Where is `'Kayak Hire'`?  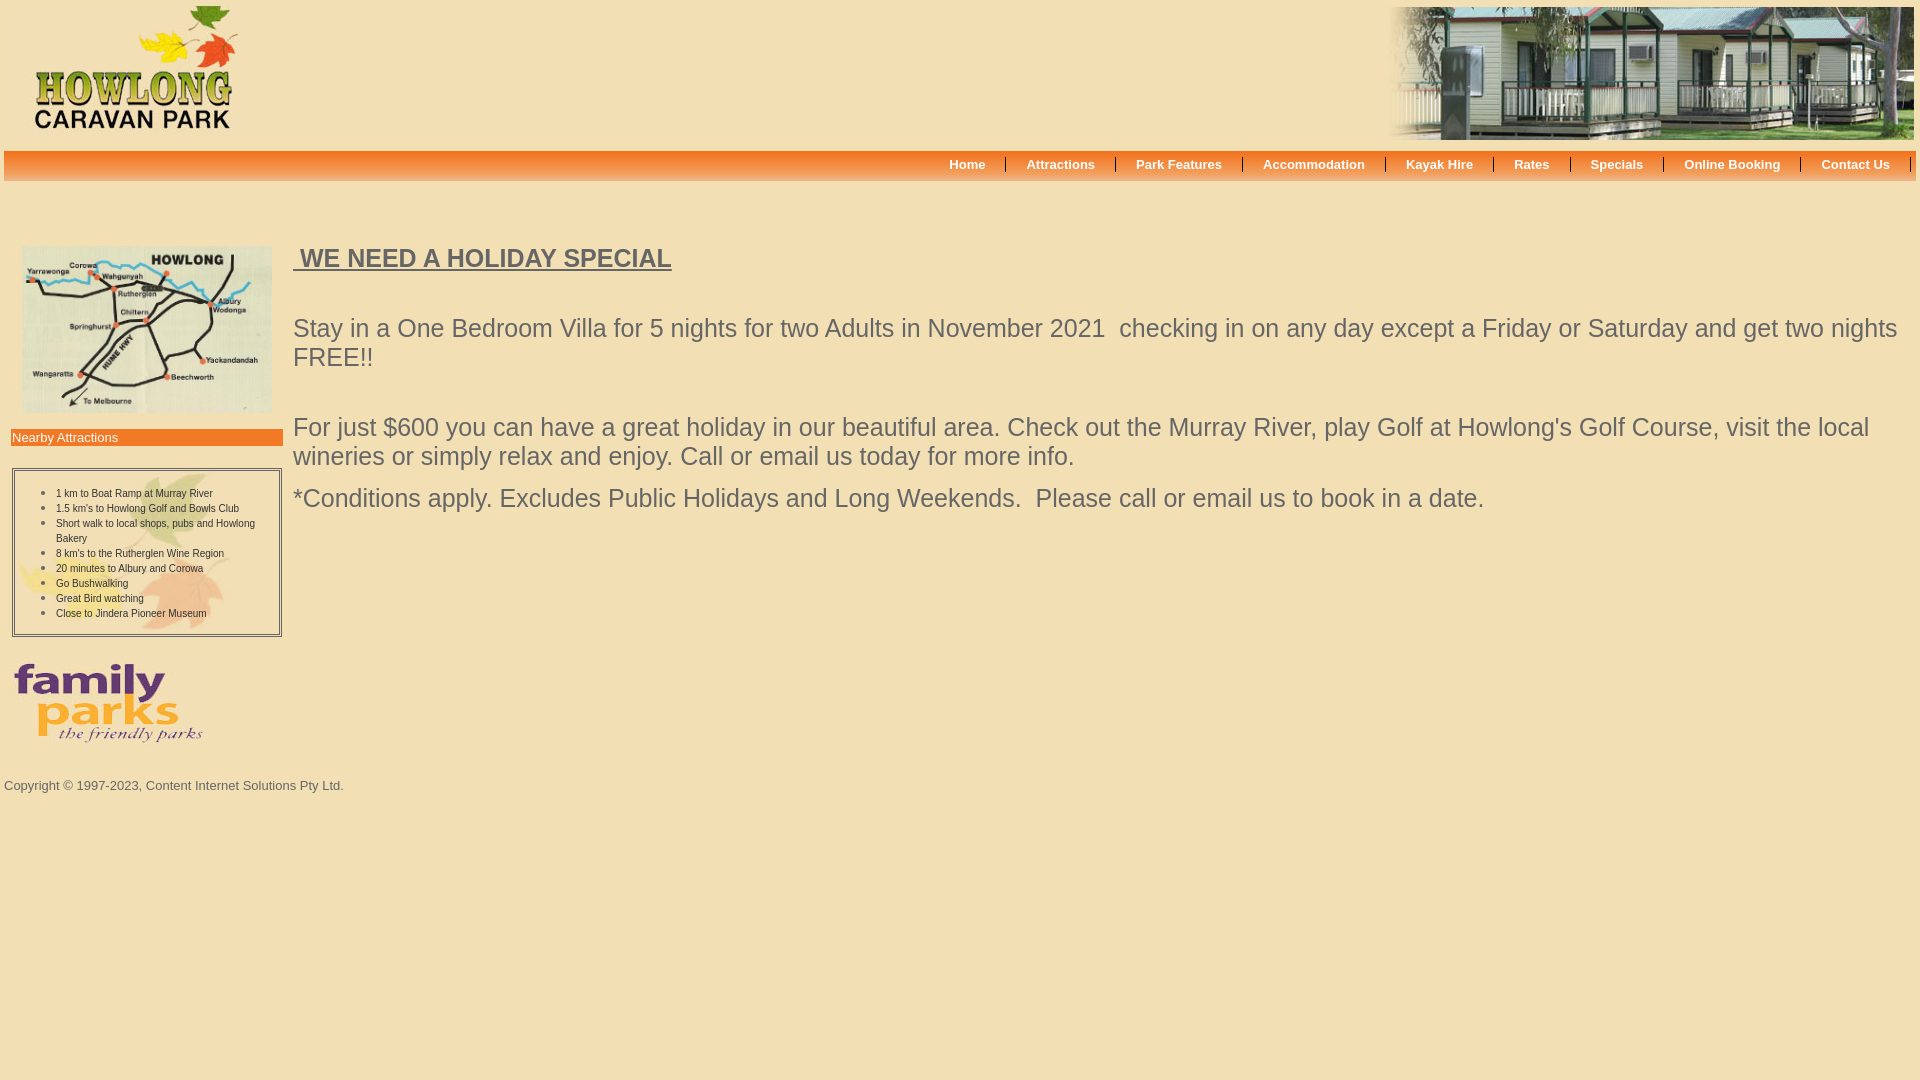
'Kayak Hire' is located at coordinates (1440, 163).